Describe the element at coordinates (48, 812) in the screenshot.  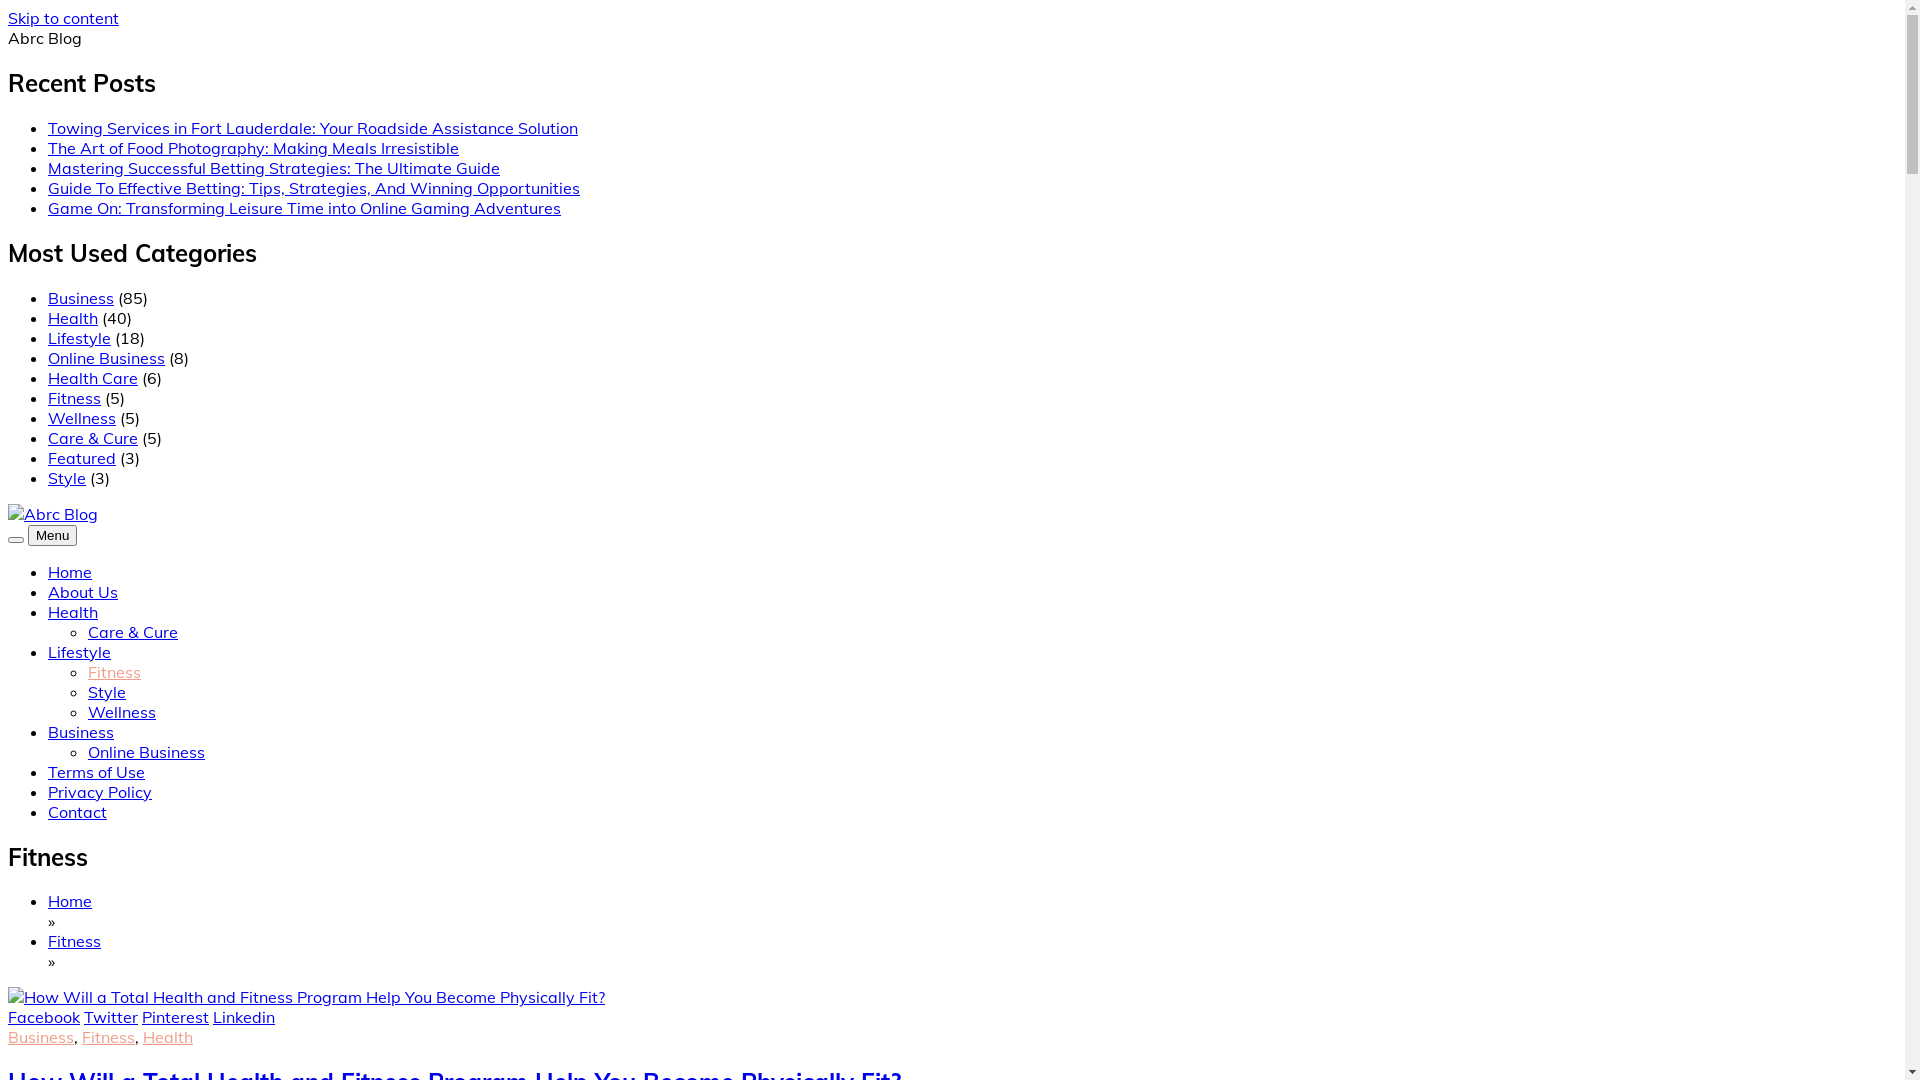
I see `'Contact'` at that location.